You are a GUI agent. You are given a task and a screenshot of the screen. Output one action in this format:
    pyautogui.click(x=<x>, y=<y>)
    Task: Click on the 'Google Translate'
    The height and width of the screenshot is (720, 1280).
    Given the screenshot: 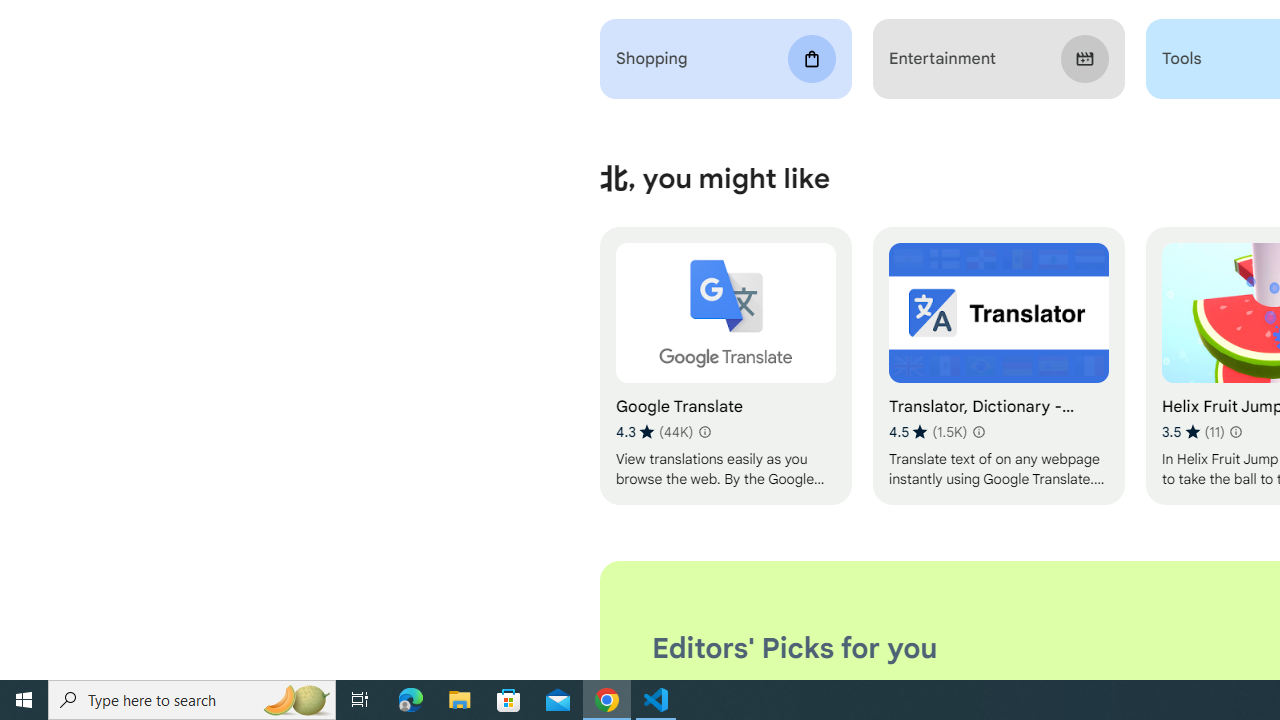 What is the action you would take?
    pyautogui.click(x=724, y=366)
    